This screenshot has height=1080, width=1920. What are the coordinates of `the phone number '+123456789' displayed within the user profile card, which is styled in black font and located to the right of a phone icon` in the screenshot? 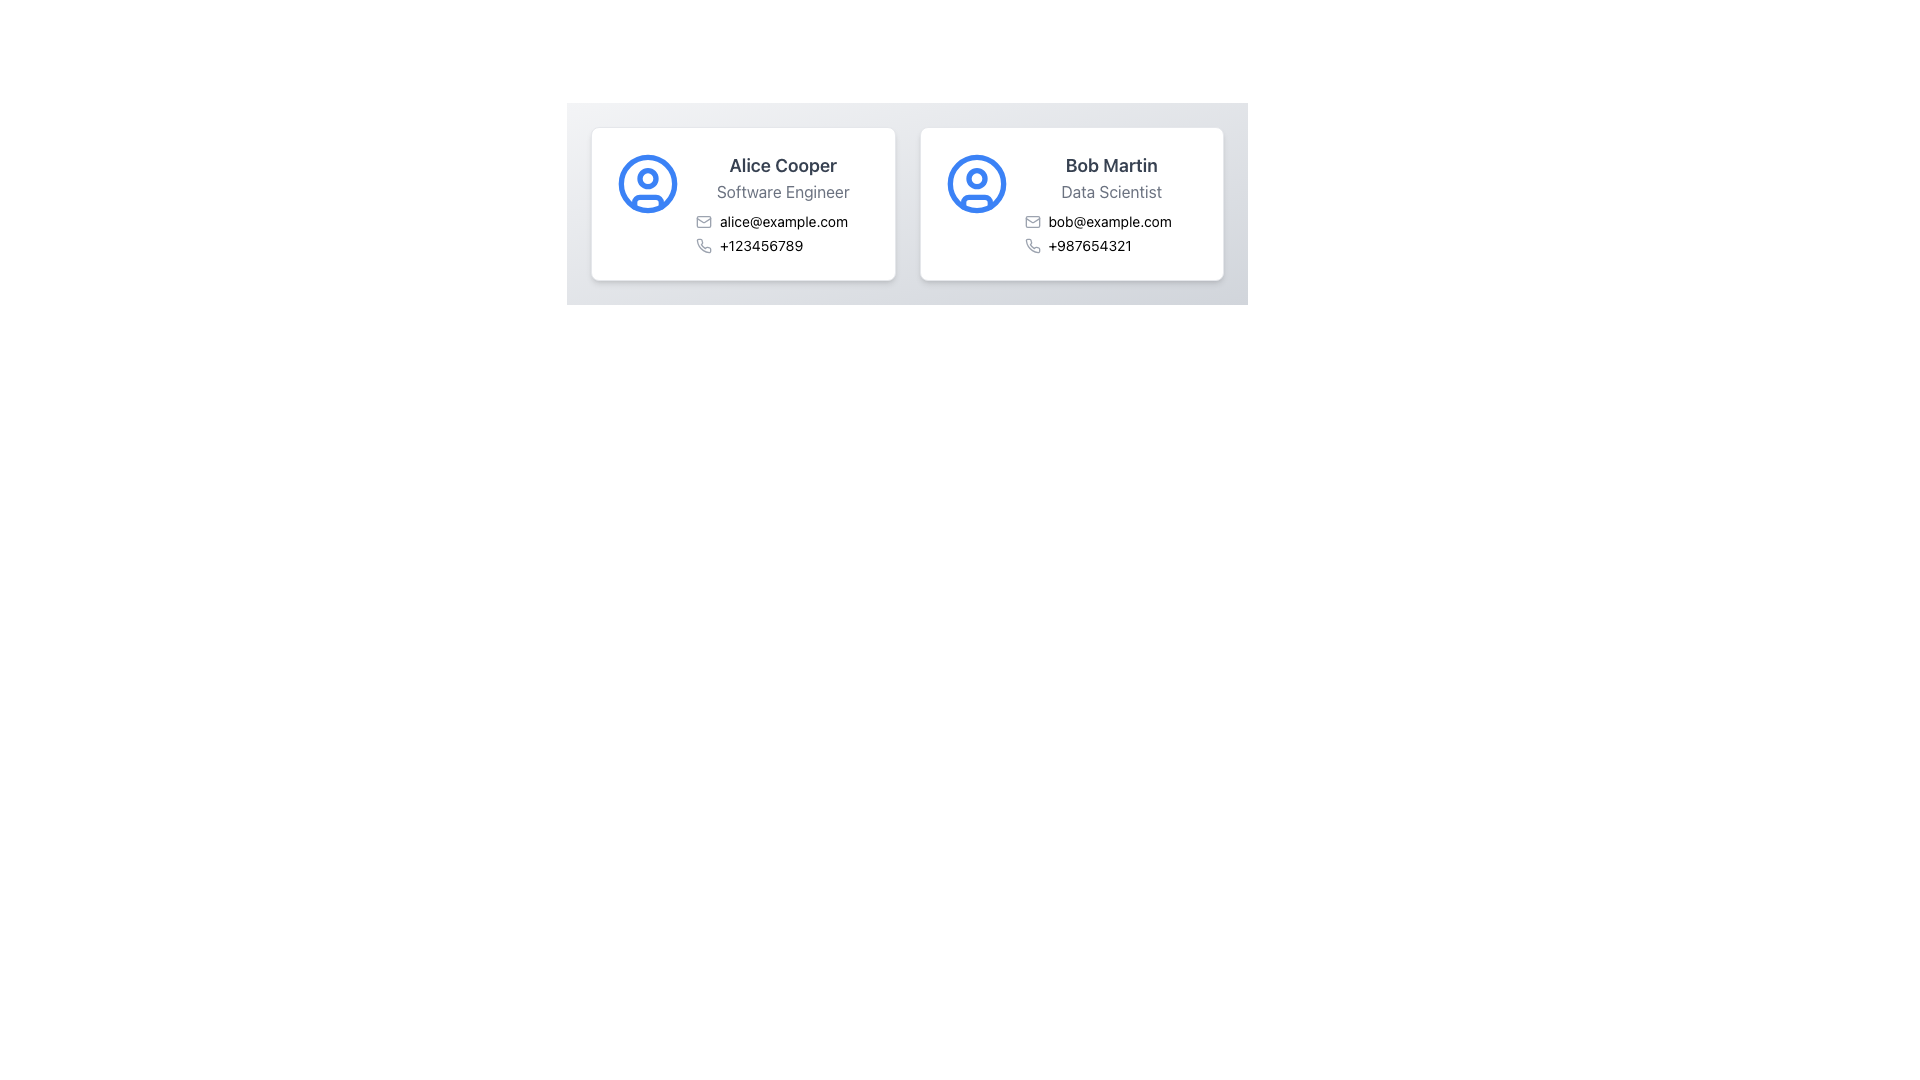 It's located at (760, 245).